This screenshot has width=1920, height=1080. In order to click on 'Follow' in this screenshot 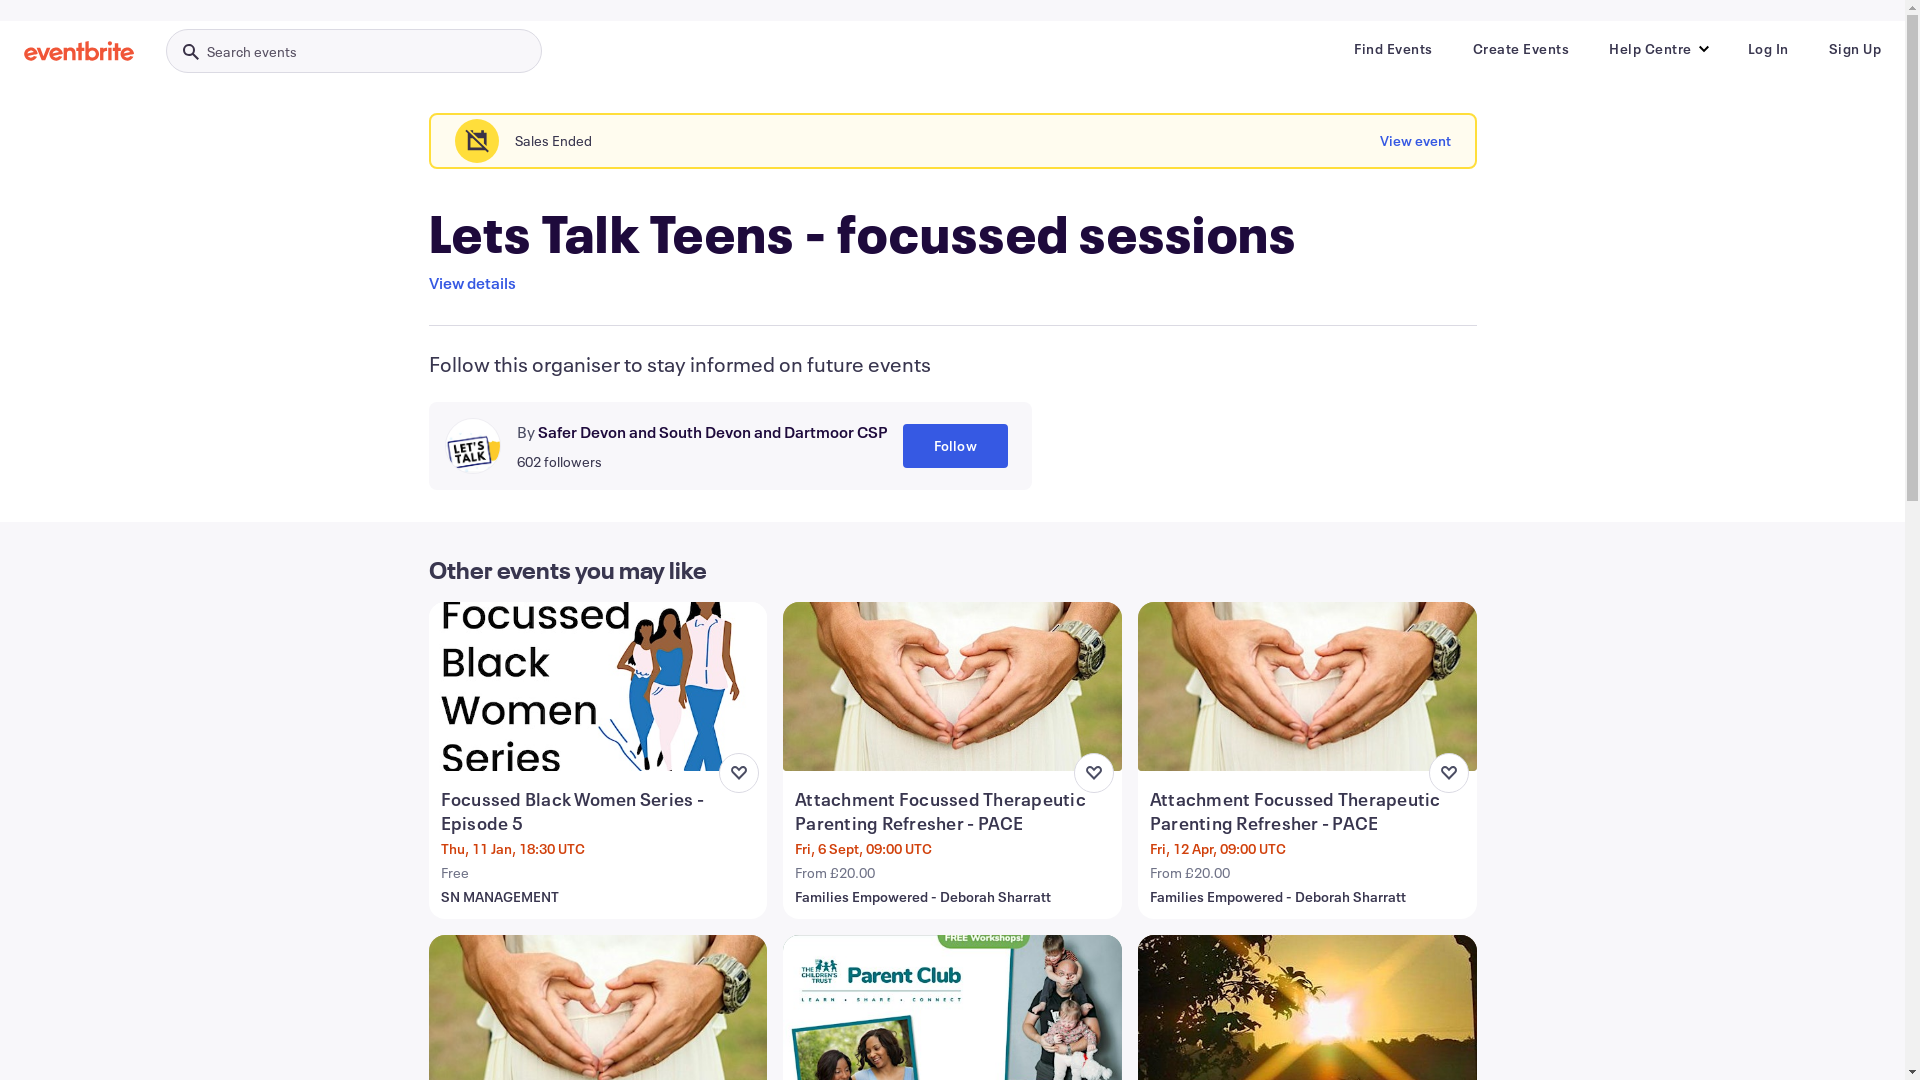, I will do `click(953, 445)`.